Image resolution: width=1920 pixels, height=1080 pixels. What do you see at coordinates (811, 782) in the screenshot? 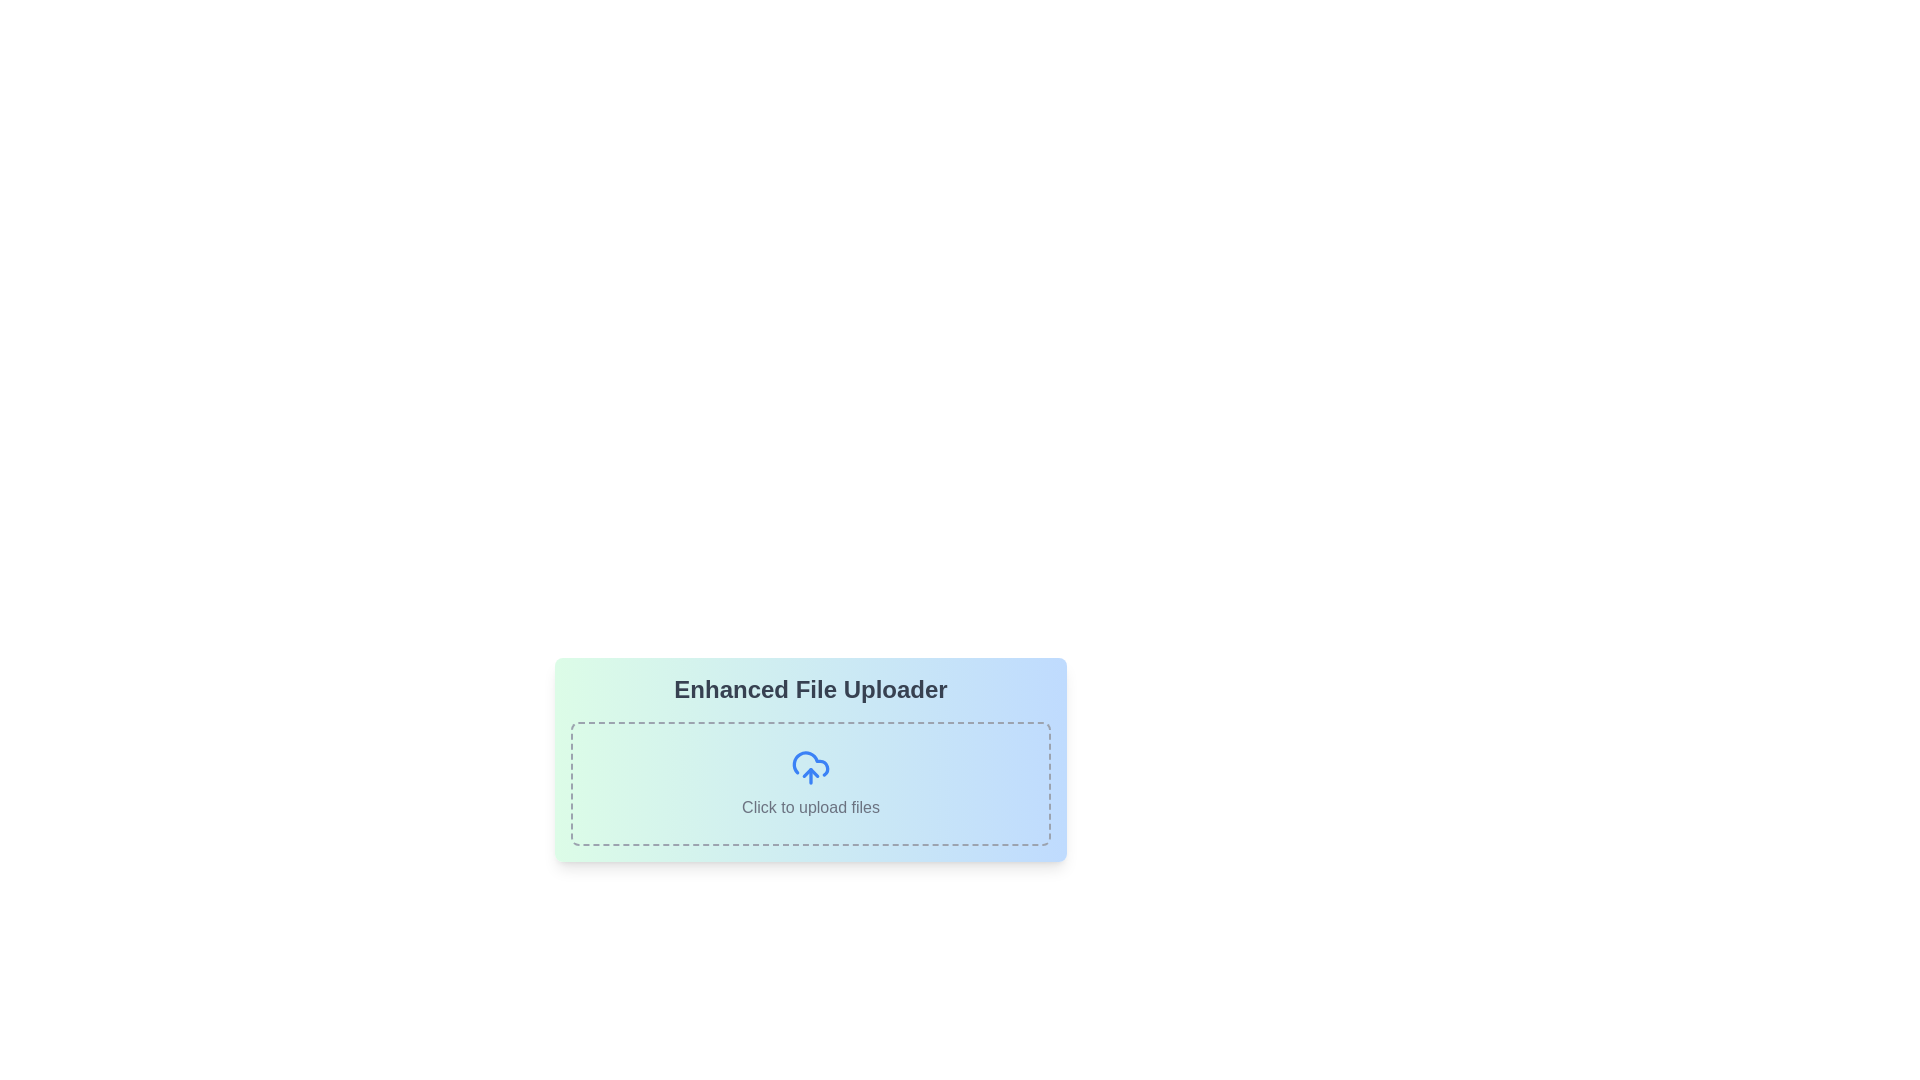
I see `the clickable upload area located below the 'Enhanced File Uploader' title in the card component to initiate the file upload process` at bounding box center [811, 782].